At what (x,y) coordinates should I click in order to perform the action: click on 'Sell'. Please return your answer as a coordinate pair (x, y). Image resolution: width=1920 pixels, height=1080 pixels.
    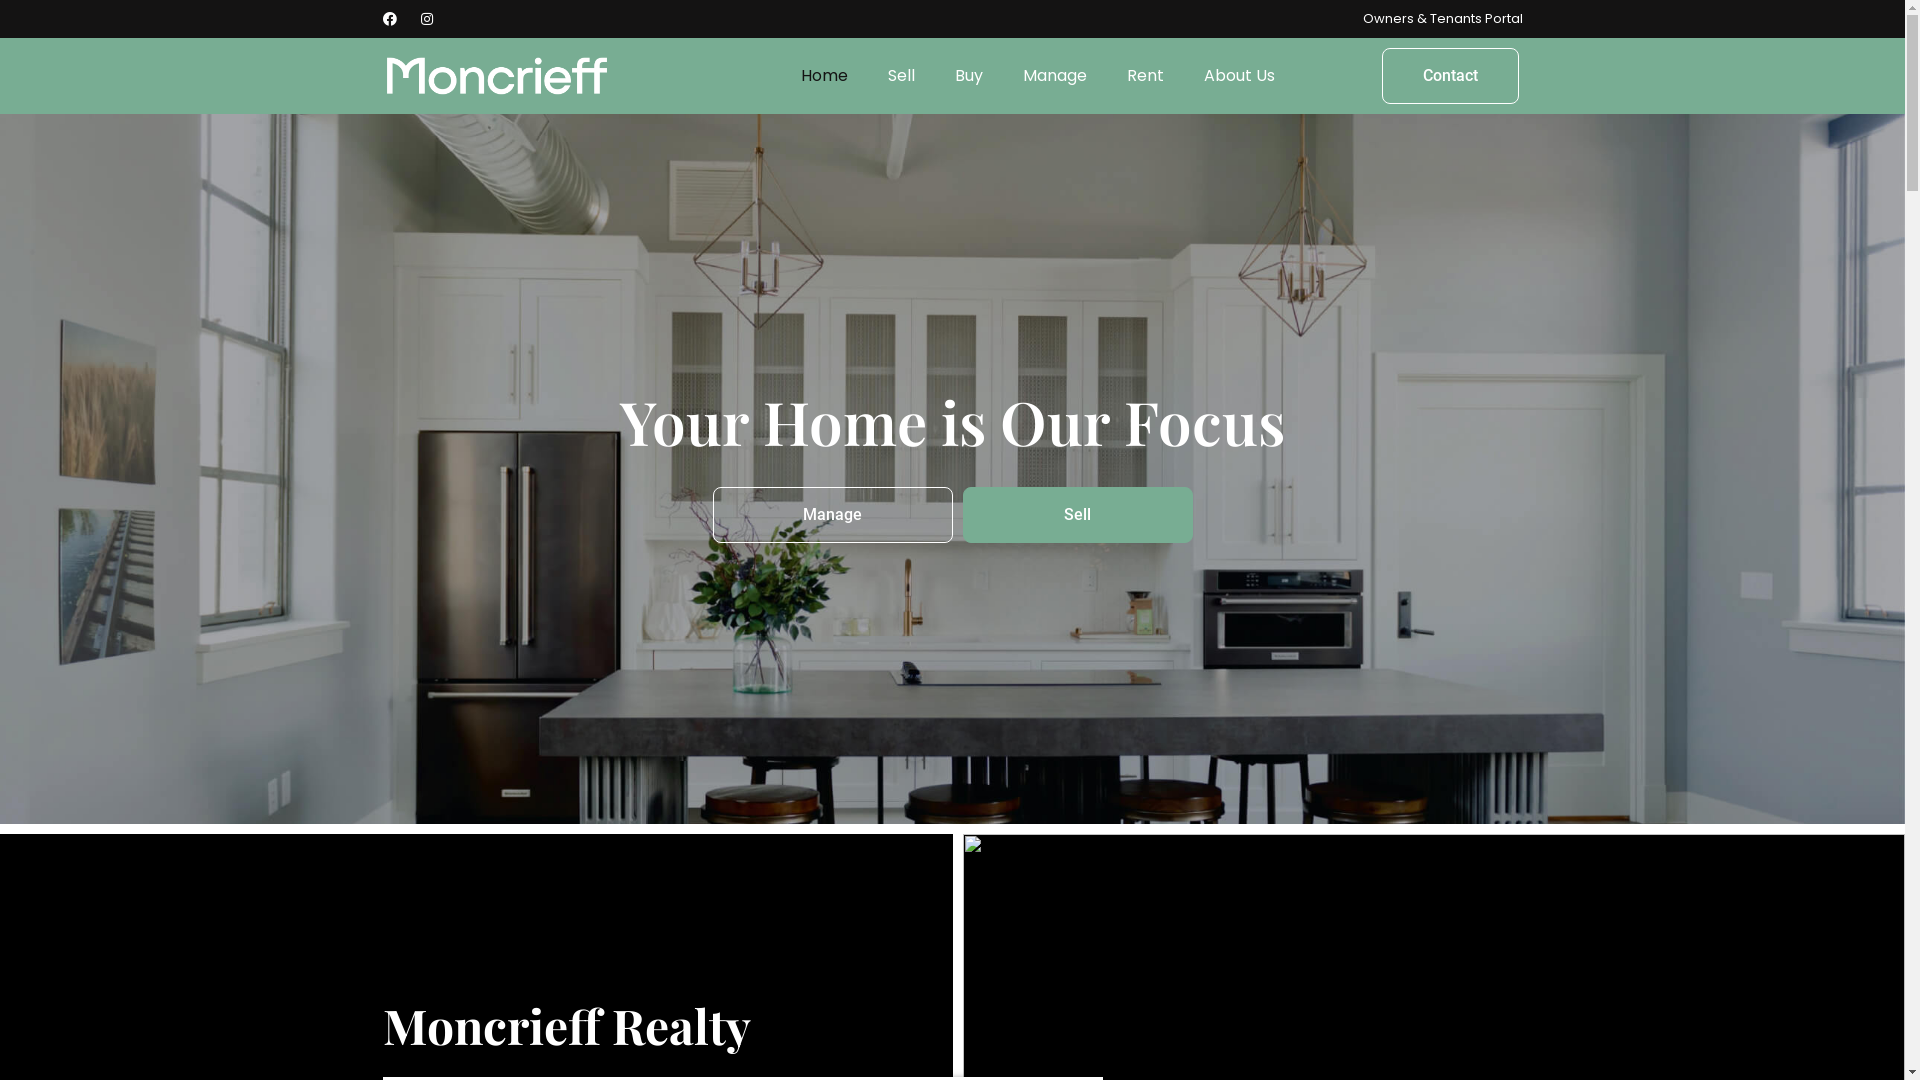
    Looking at the image, I should click on (900, 75).